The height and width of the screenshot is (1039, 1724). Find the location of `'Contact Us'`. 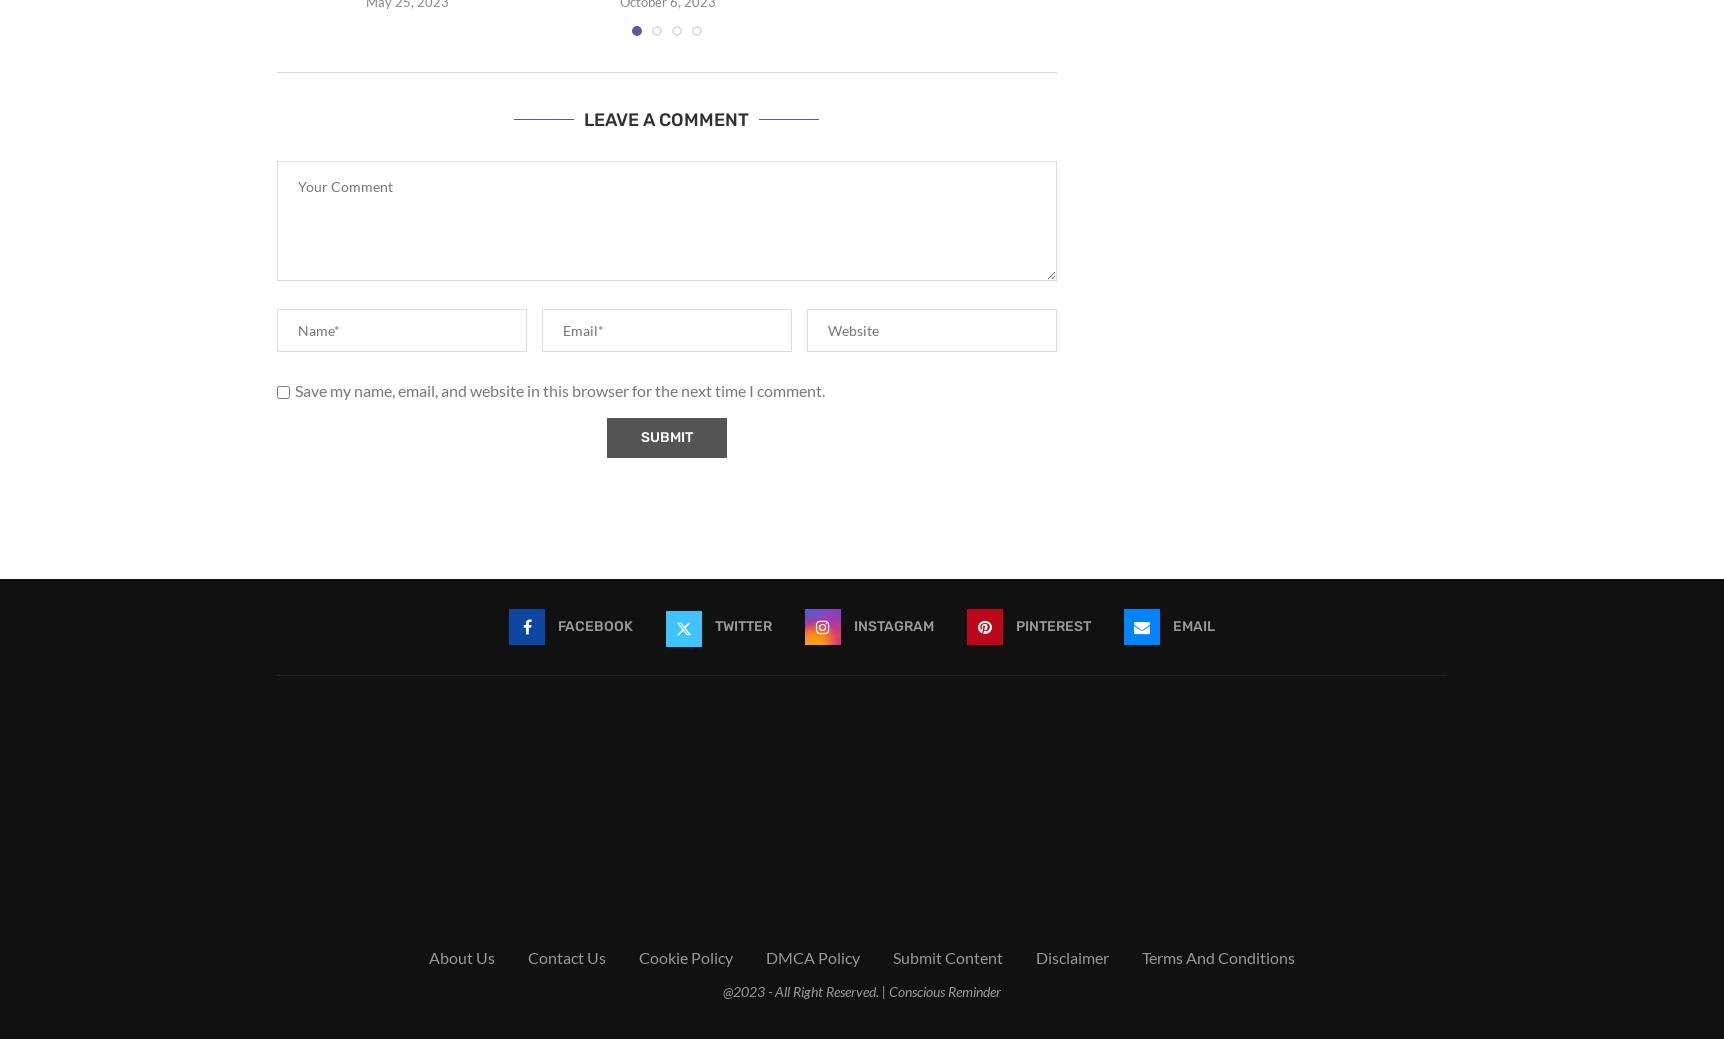

'Contact Us' is located at coordinates (566, 957).